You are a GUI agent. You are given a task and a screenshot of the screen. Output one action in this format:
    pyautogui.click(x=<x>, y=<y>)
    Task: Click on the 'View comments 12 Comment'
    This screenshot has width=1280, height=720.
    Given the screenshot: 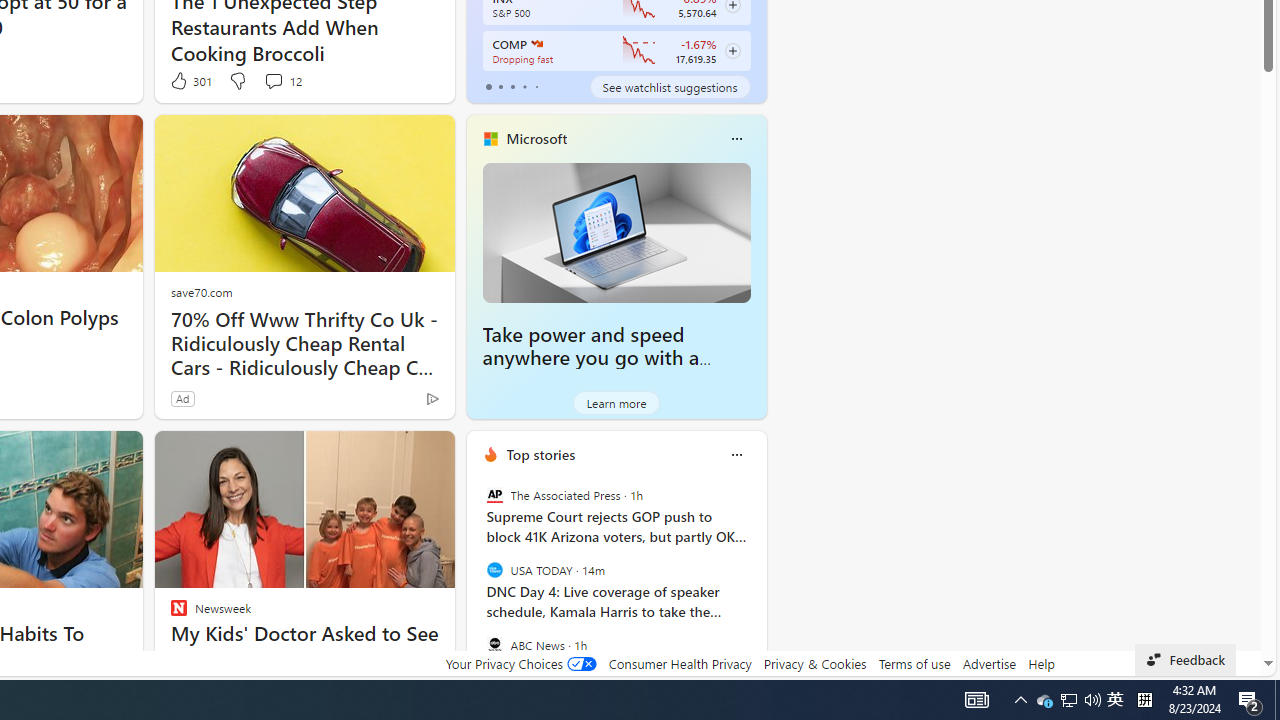 What is the action you would take?
    pyautogui.click(x=272, y=80)
    